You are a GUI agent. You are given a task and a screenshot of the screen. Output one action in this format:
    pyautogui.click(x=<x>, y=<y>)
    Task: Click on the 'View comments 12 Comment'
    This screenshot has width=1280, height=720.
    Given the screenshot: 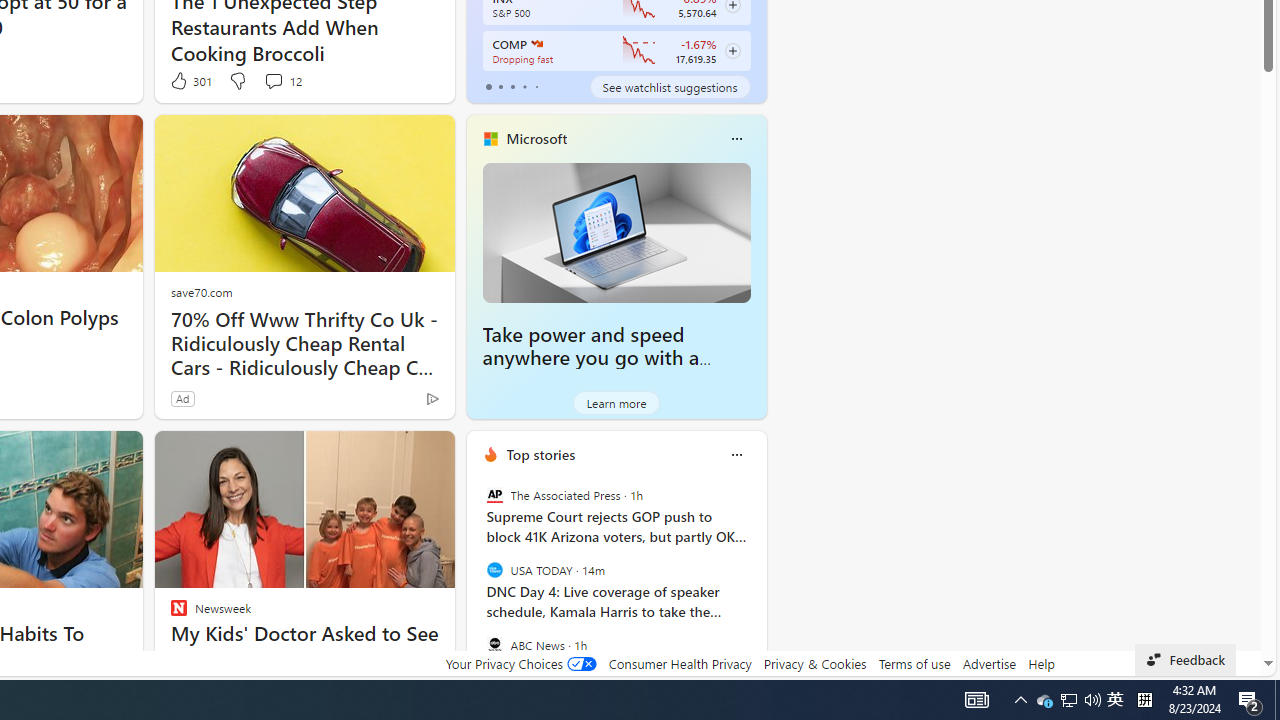 What is the action you would take?
    pyautogui.click(x=272, y=80)
    